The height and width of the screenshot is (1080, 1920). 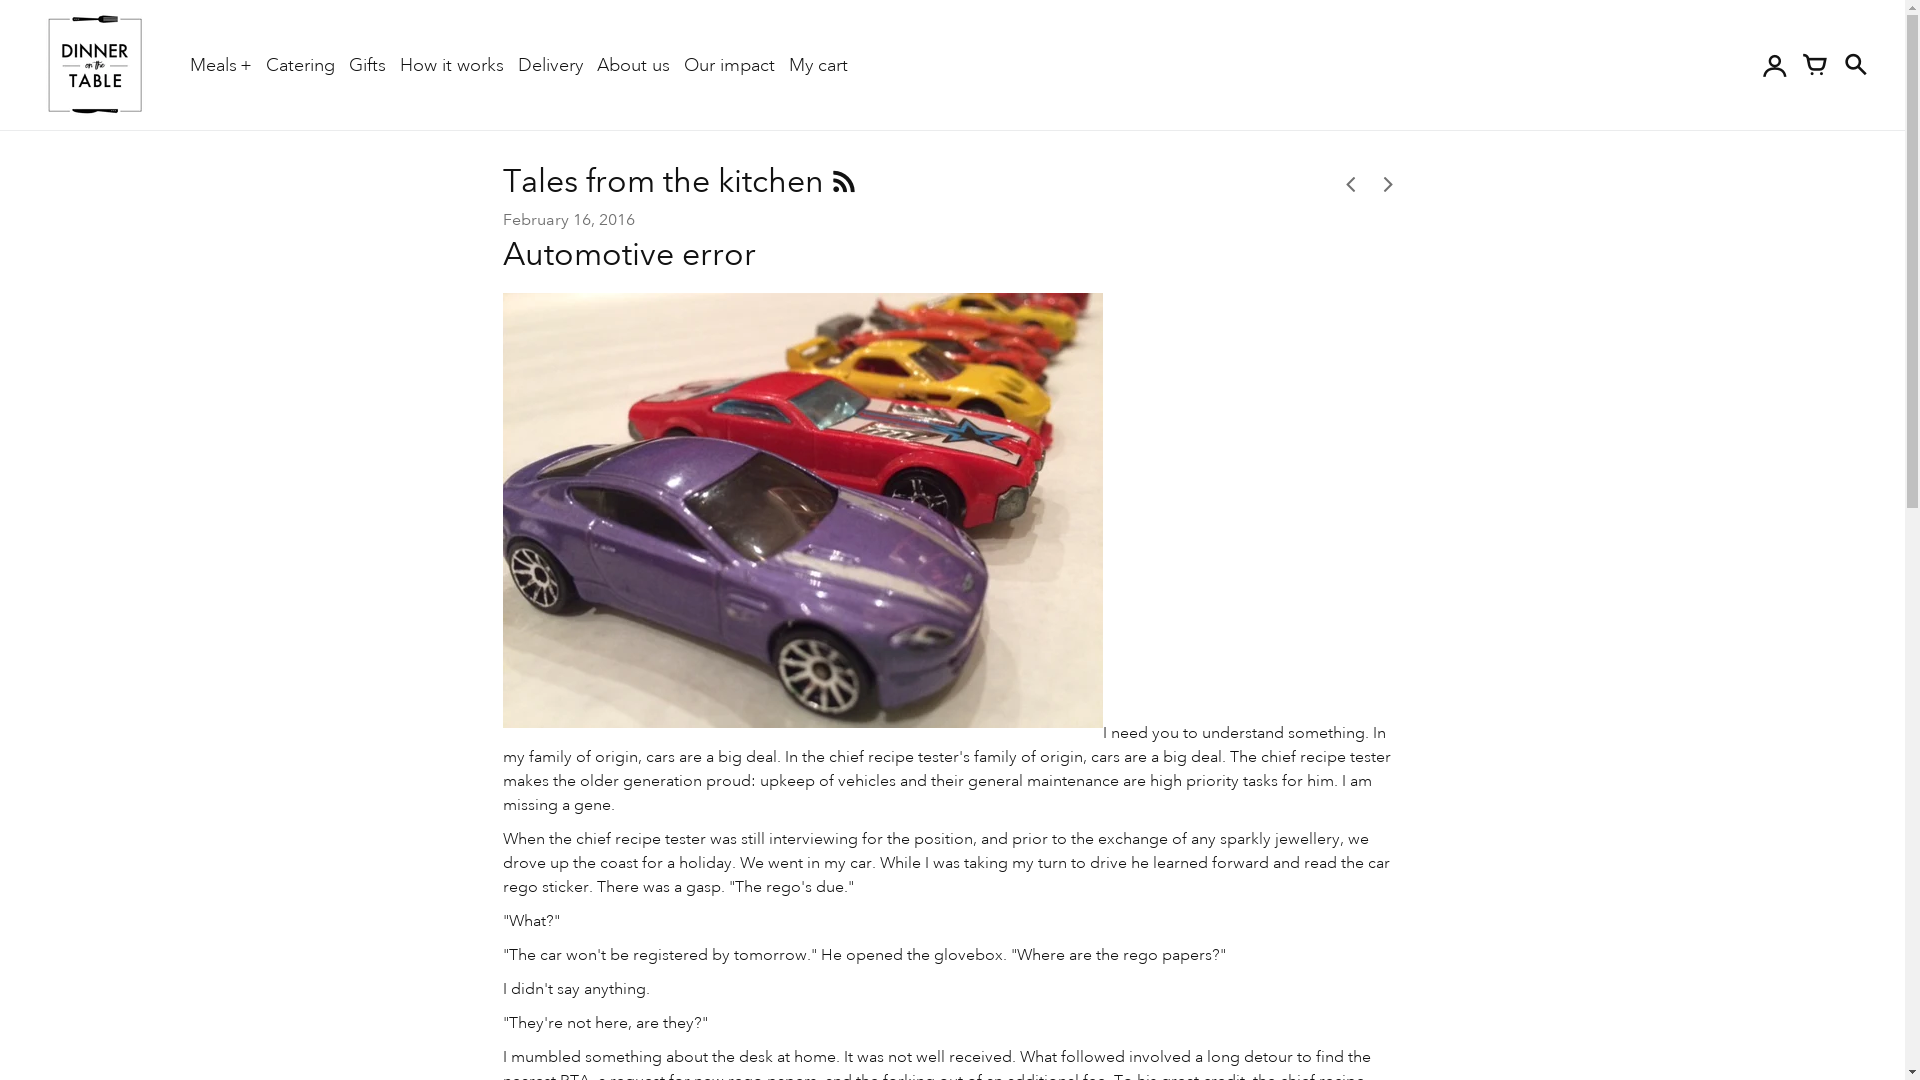 What do you see at coordinates (550, 63) in the screenshot?
I see `'Delivery'` at bounding box center [550, 63].